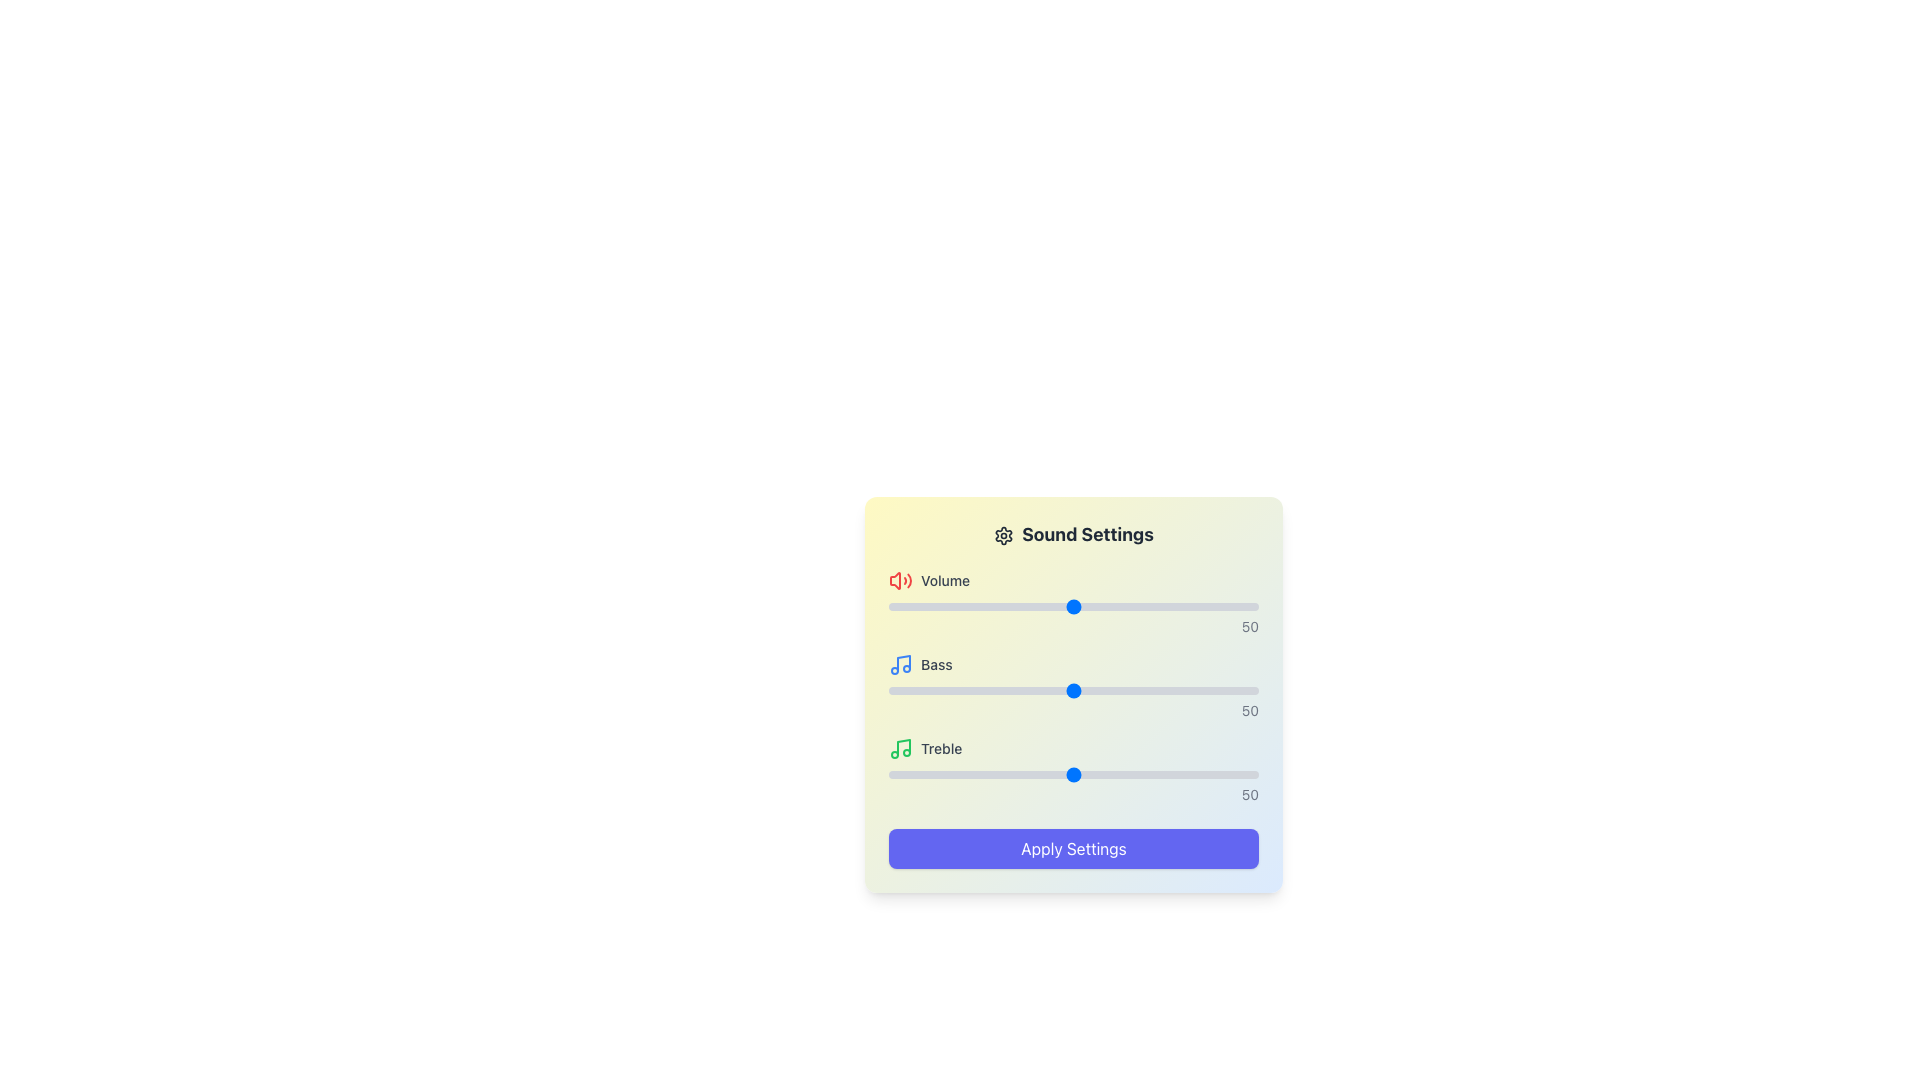  What do you see at coordinates (1073, 689) in the screenshot?
I see `the bass level` at bounding box center [1073, 689].